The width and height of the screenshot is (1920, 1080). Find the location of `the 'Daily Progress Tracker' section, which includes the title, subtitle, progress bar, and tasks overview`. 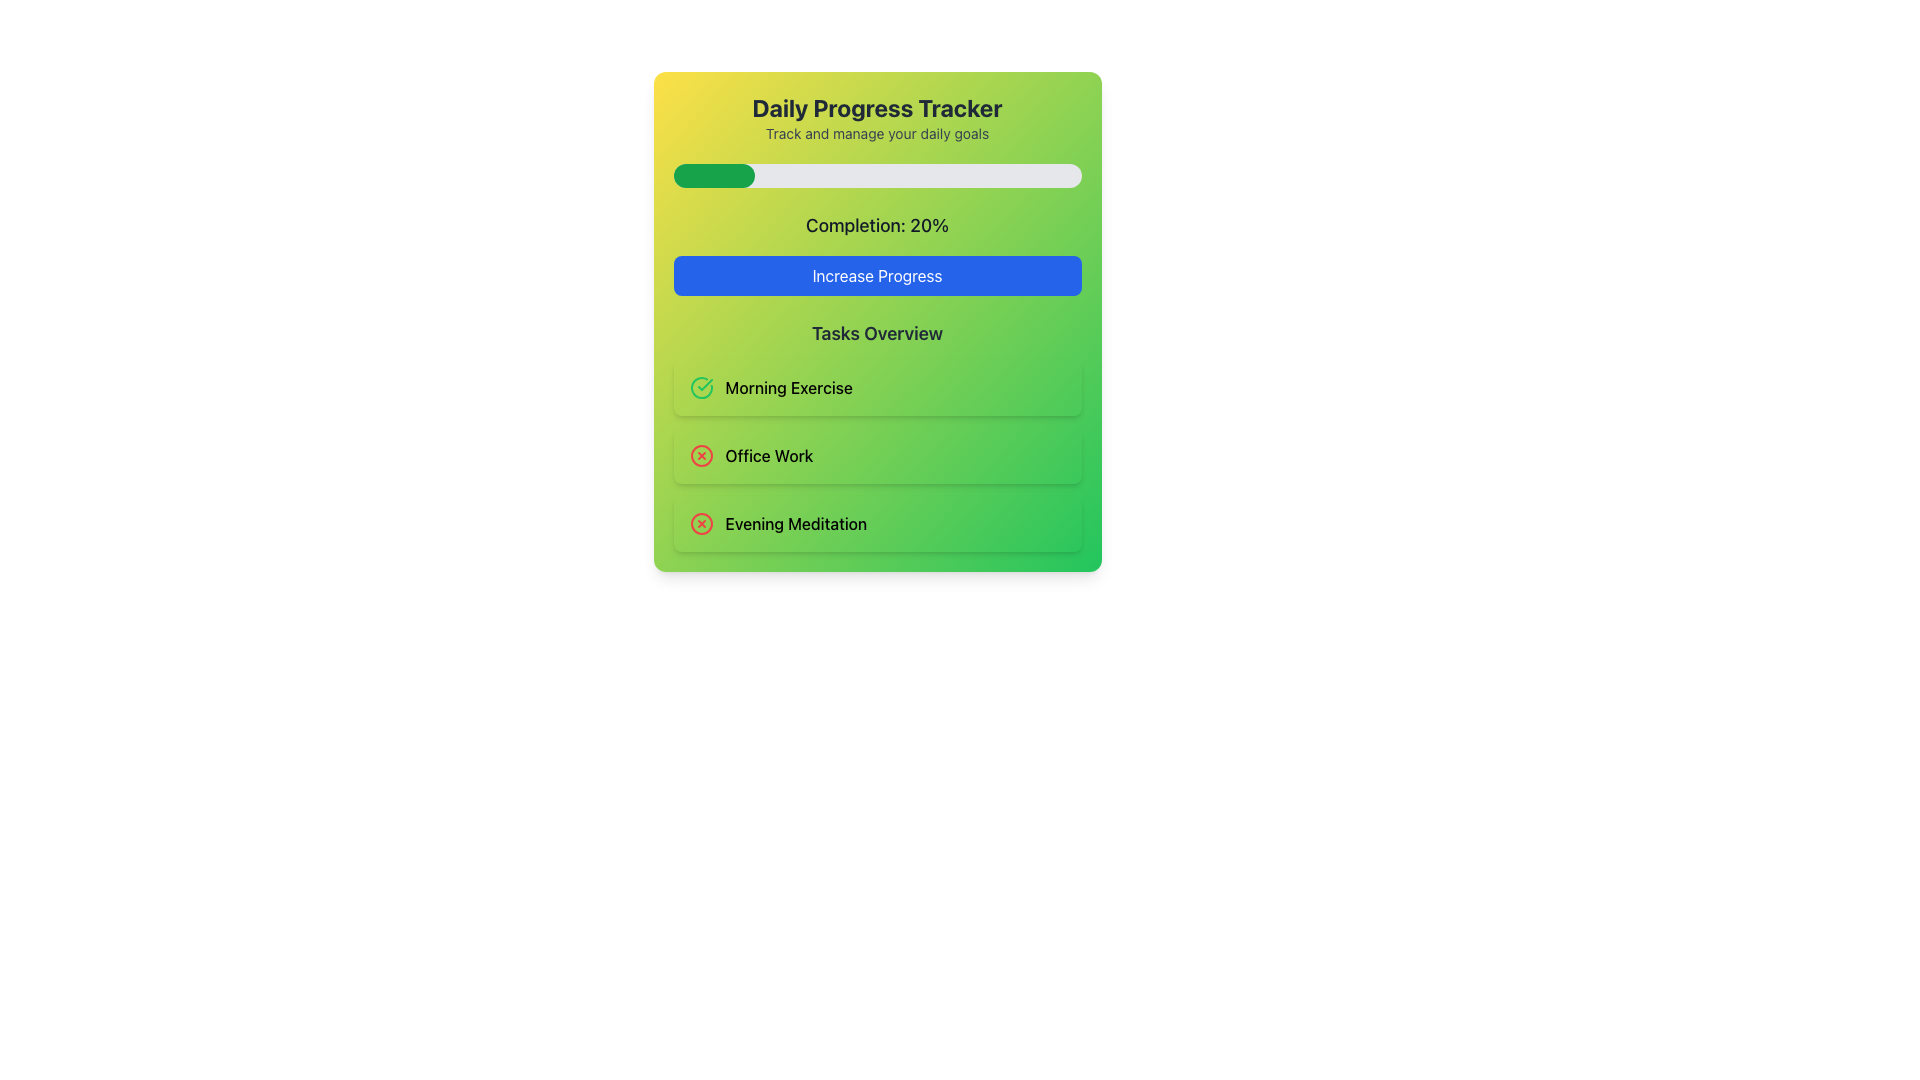

the 'Daily Progress Tracker' section, which includes the title, subtitle, progress bar, and tasks overview is located at coordinates (877, 320).